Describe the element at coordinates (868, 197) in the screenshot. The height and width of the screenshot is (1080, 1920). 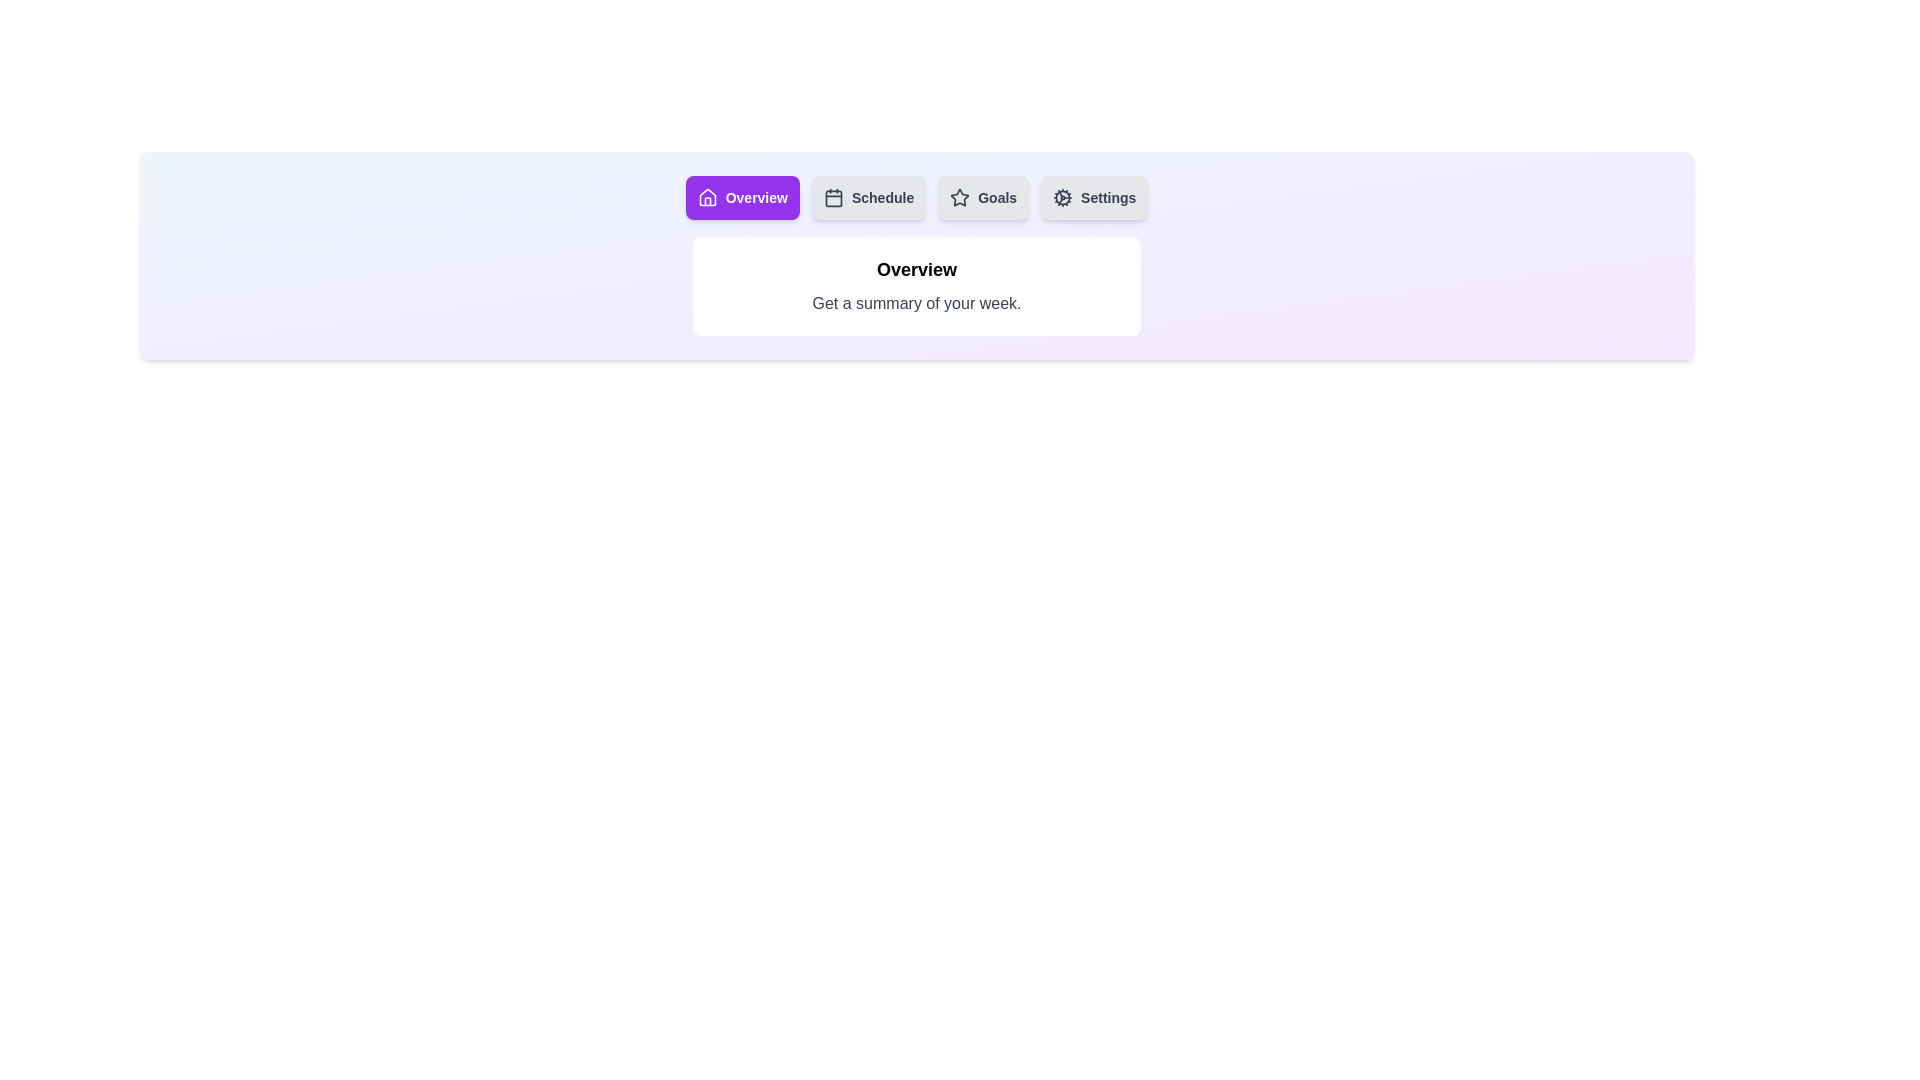
I see `the tab labeled Schedule` at that location.